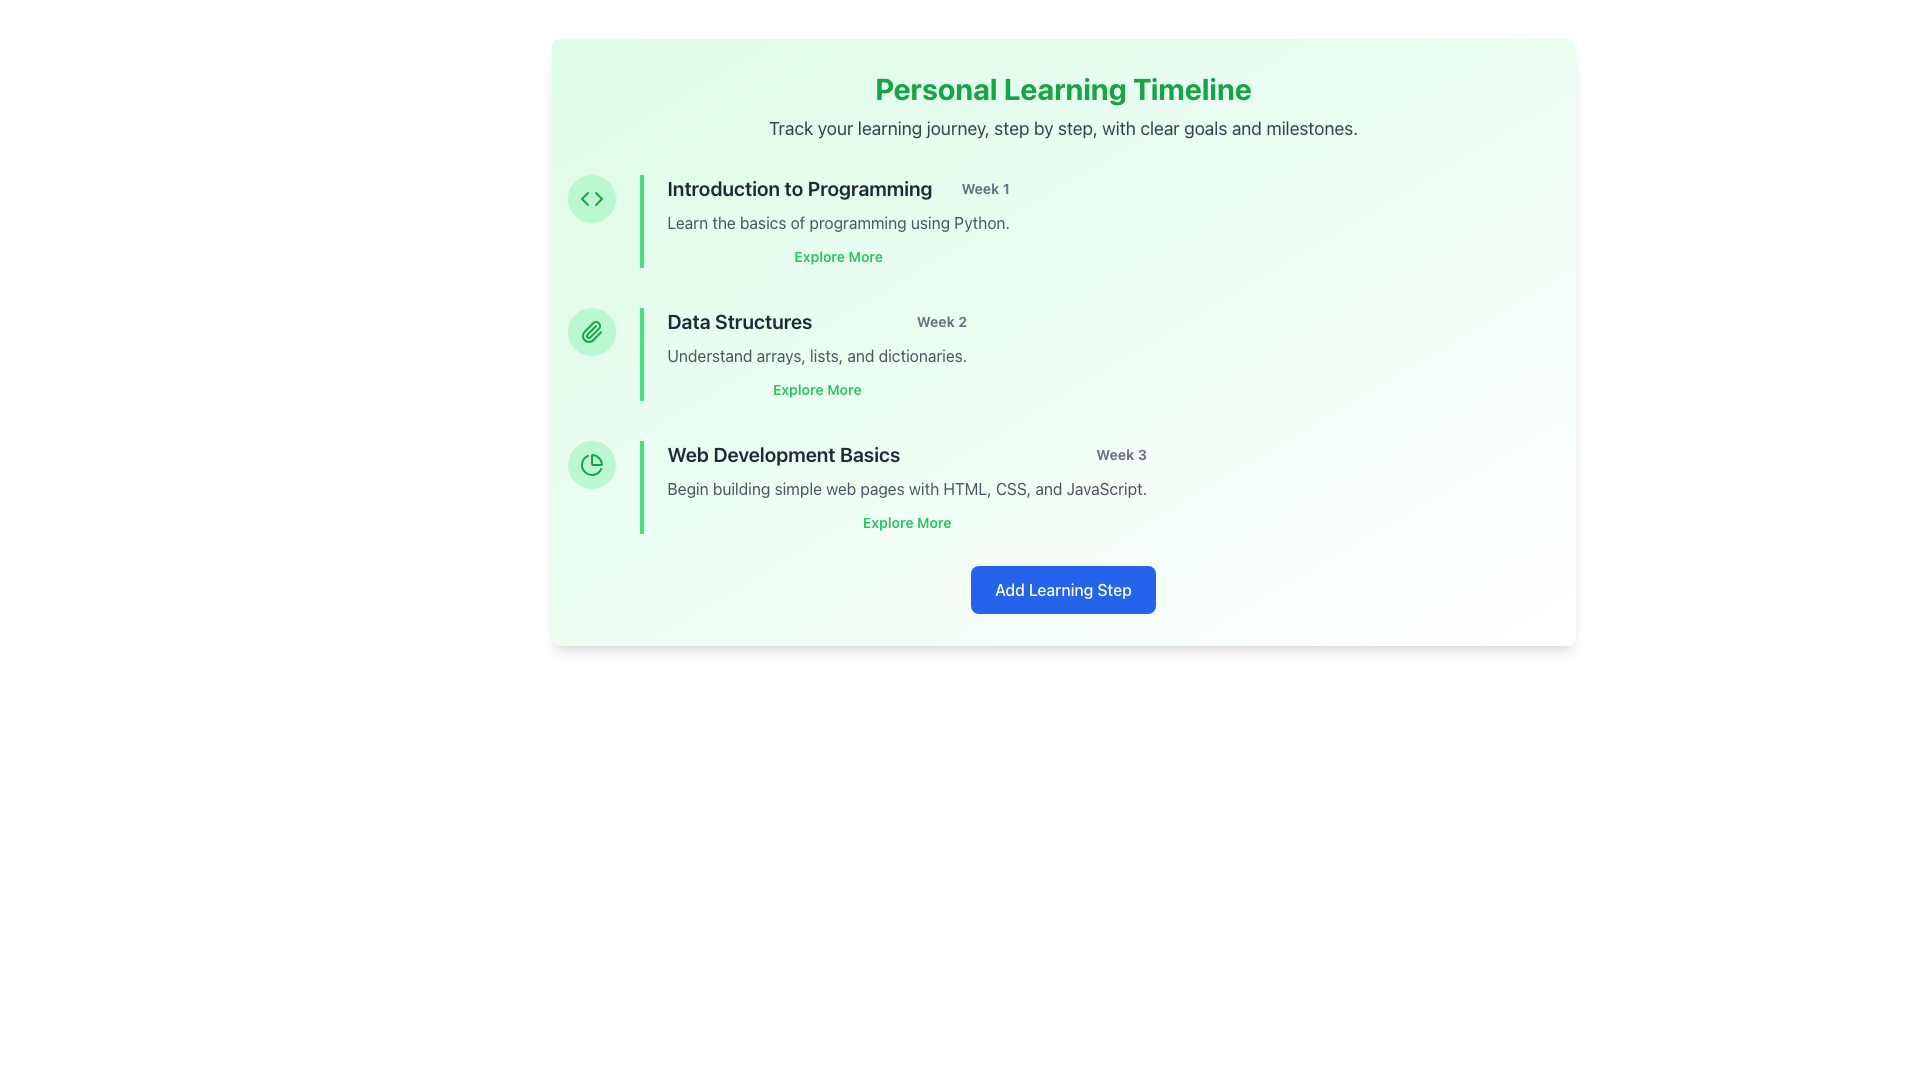  What do you see at coordinates (1062, 107) in the screenshot?
I see `the Header Section that displays 'Personal Learning Timeline' with a light green background and contains the text 'Track your learning journey, step by step, with clear goals and milestones.'` at bounding box center [1062, 107].